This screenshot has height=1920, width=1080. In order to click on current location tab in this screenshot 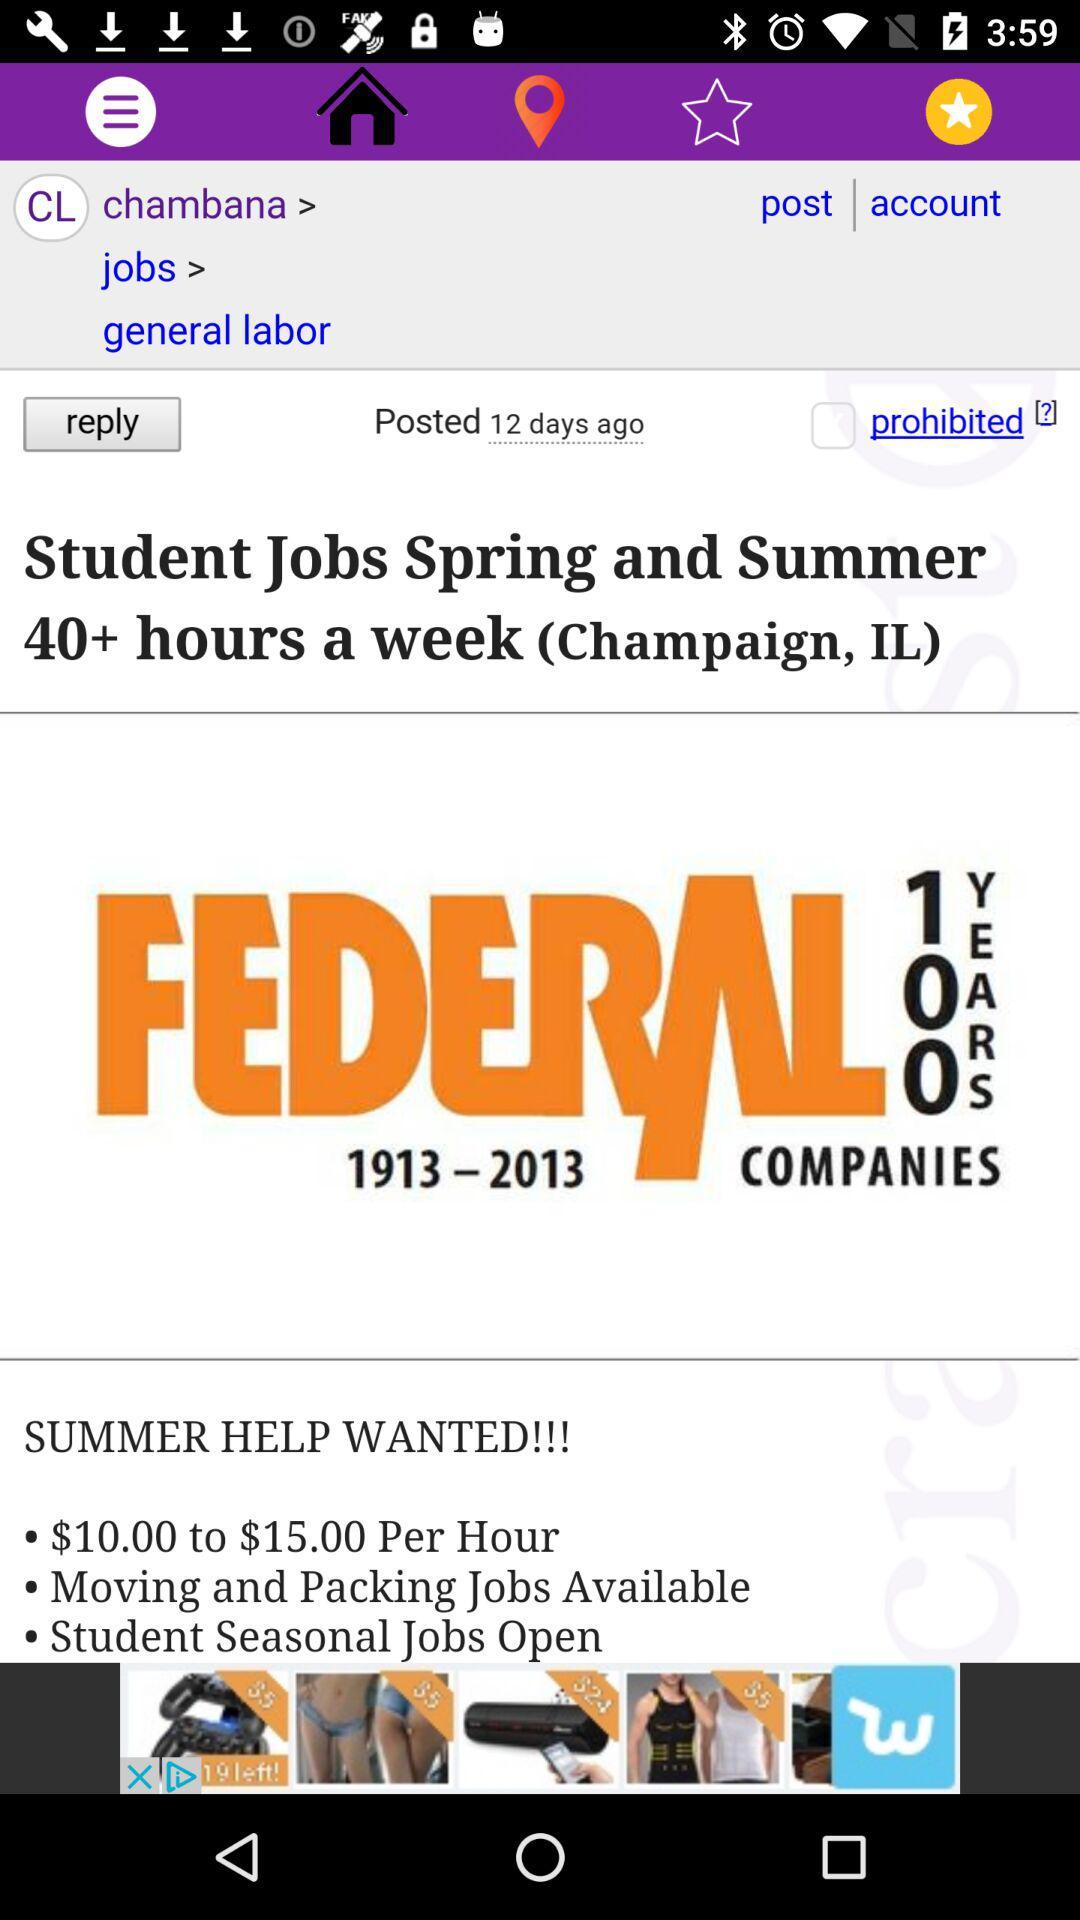, I will do `click(538, 110)`.